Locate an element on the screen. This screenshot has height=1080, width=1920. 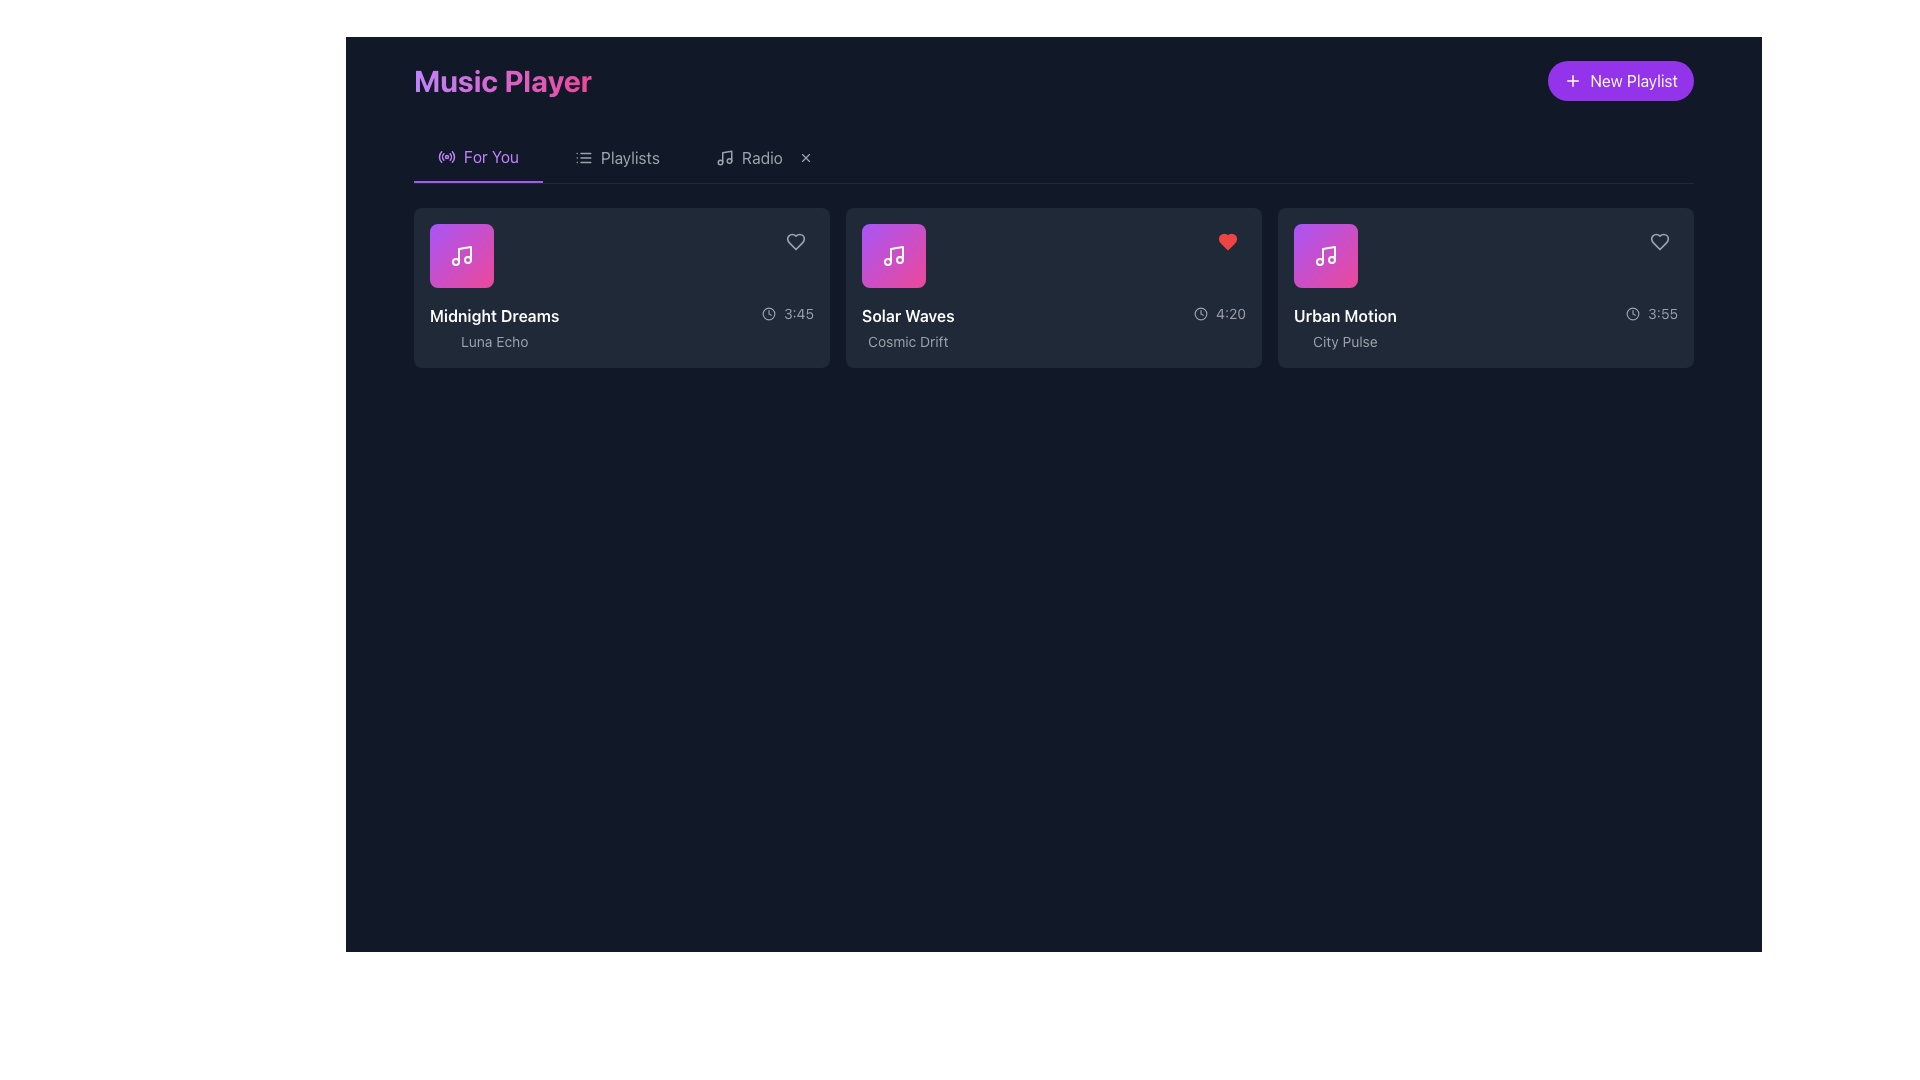
the music track item card that displays the track's title, artist or album, and duration, located in the second column of a grid layout is located at coordinates (1053, 288).